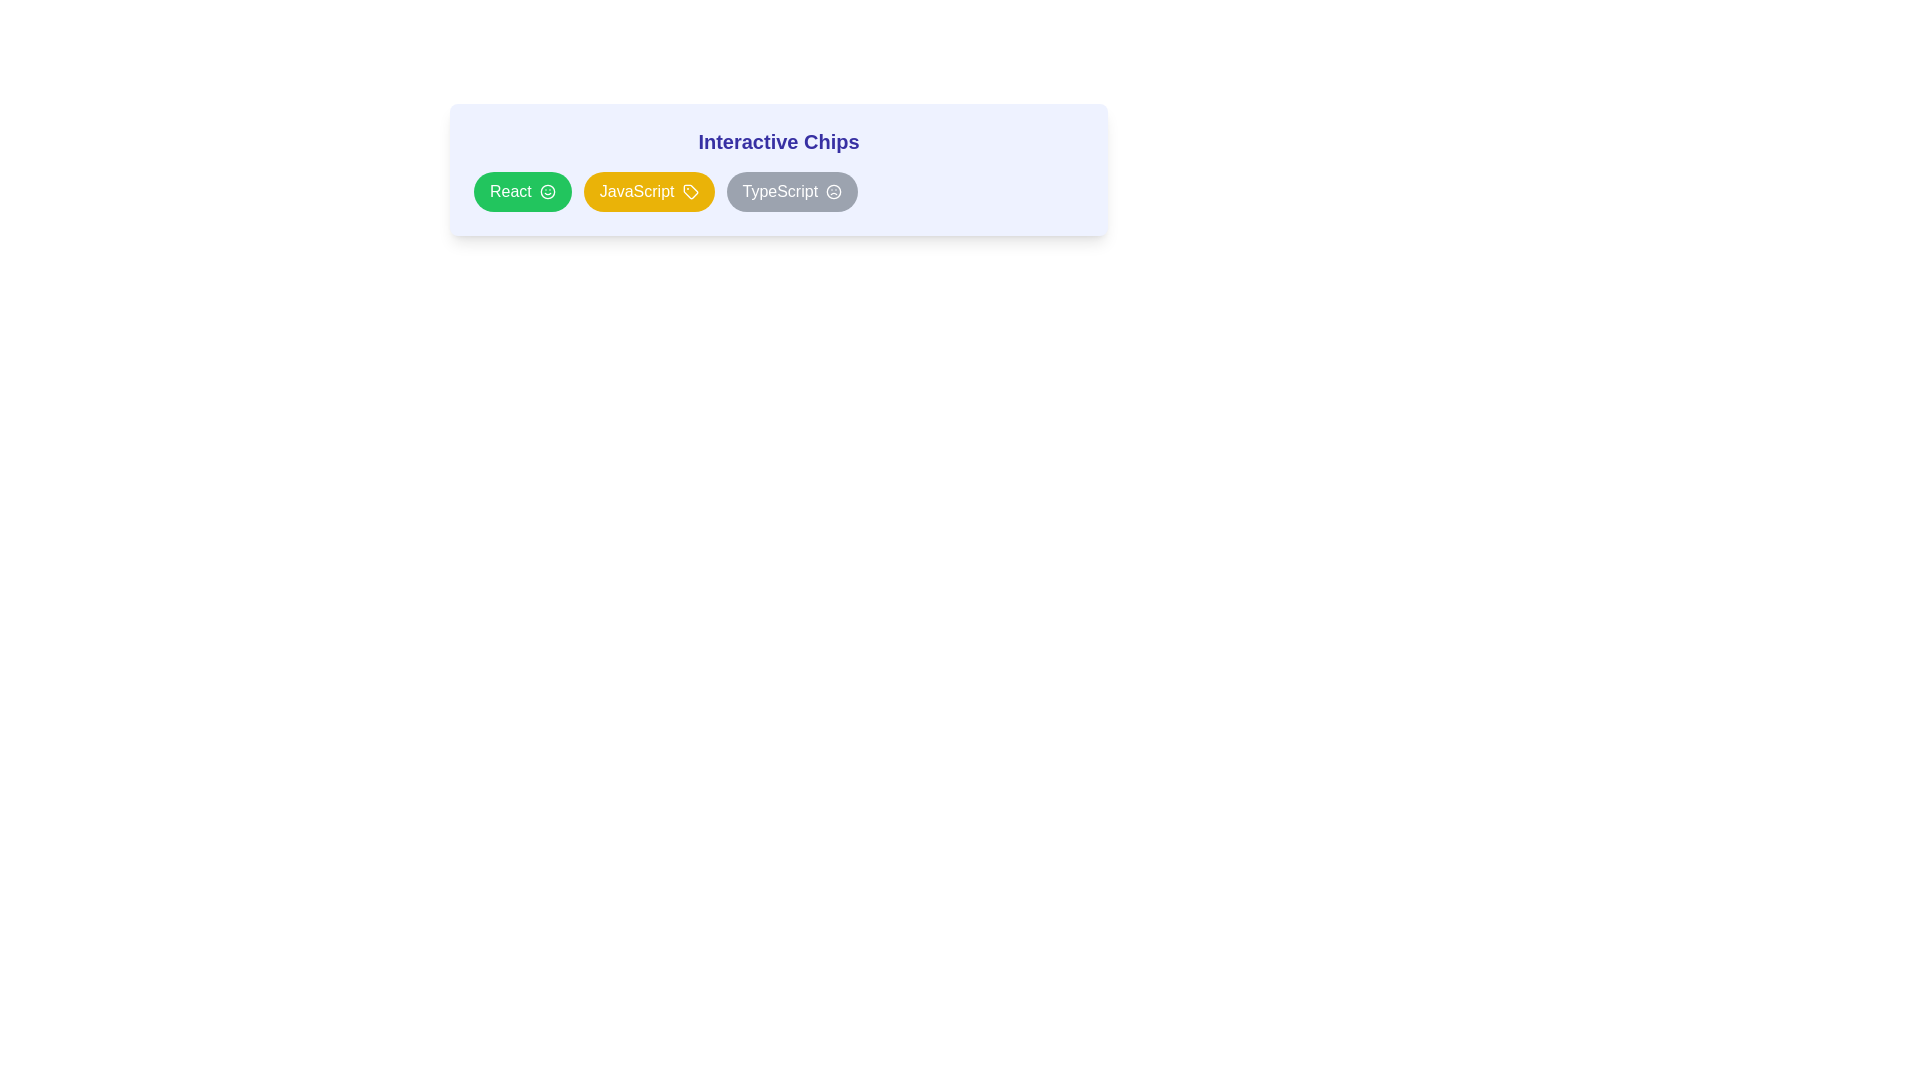 Image resolution: width=1920 pixels, height=1080 pixels. I want to click on the JavaScript button located in the upper section of the layout, which is the second button in a horizontal row of three buttons labeled 'React', 'JavaScript', and 'TypeScript', so click(649, 192).